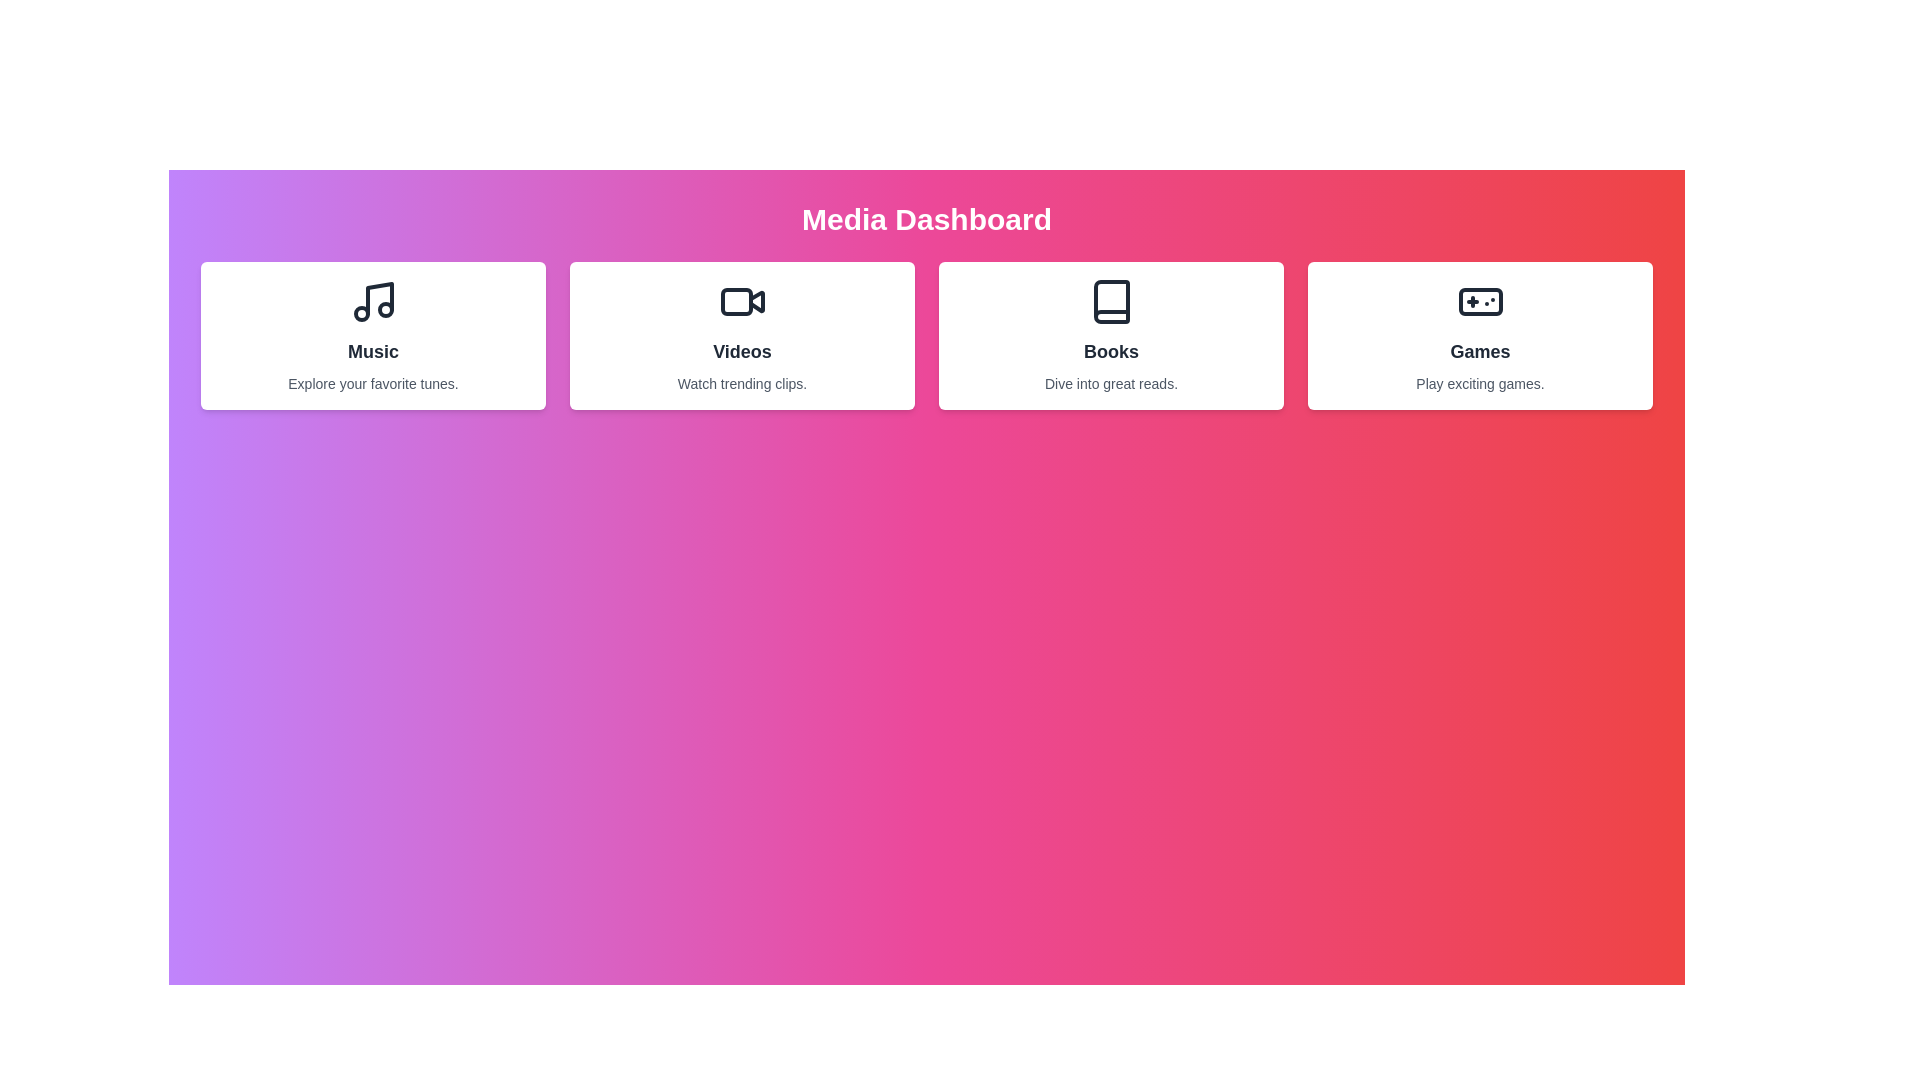 Image resolution: width=1920 pixels, height=1080 pixels. I want to click on the text label displaying 'Games' in bold and larger font size, which is positioned beneath the game icon and above the descriptive text 'Play exciting games', so click(1480, 350).